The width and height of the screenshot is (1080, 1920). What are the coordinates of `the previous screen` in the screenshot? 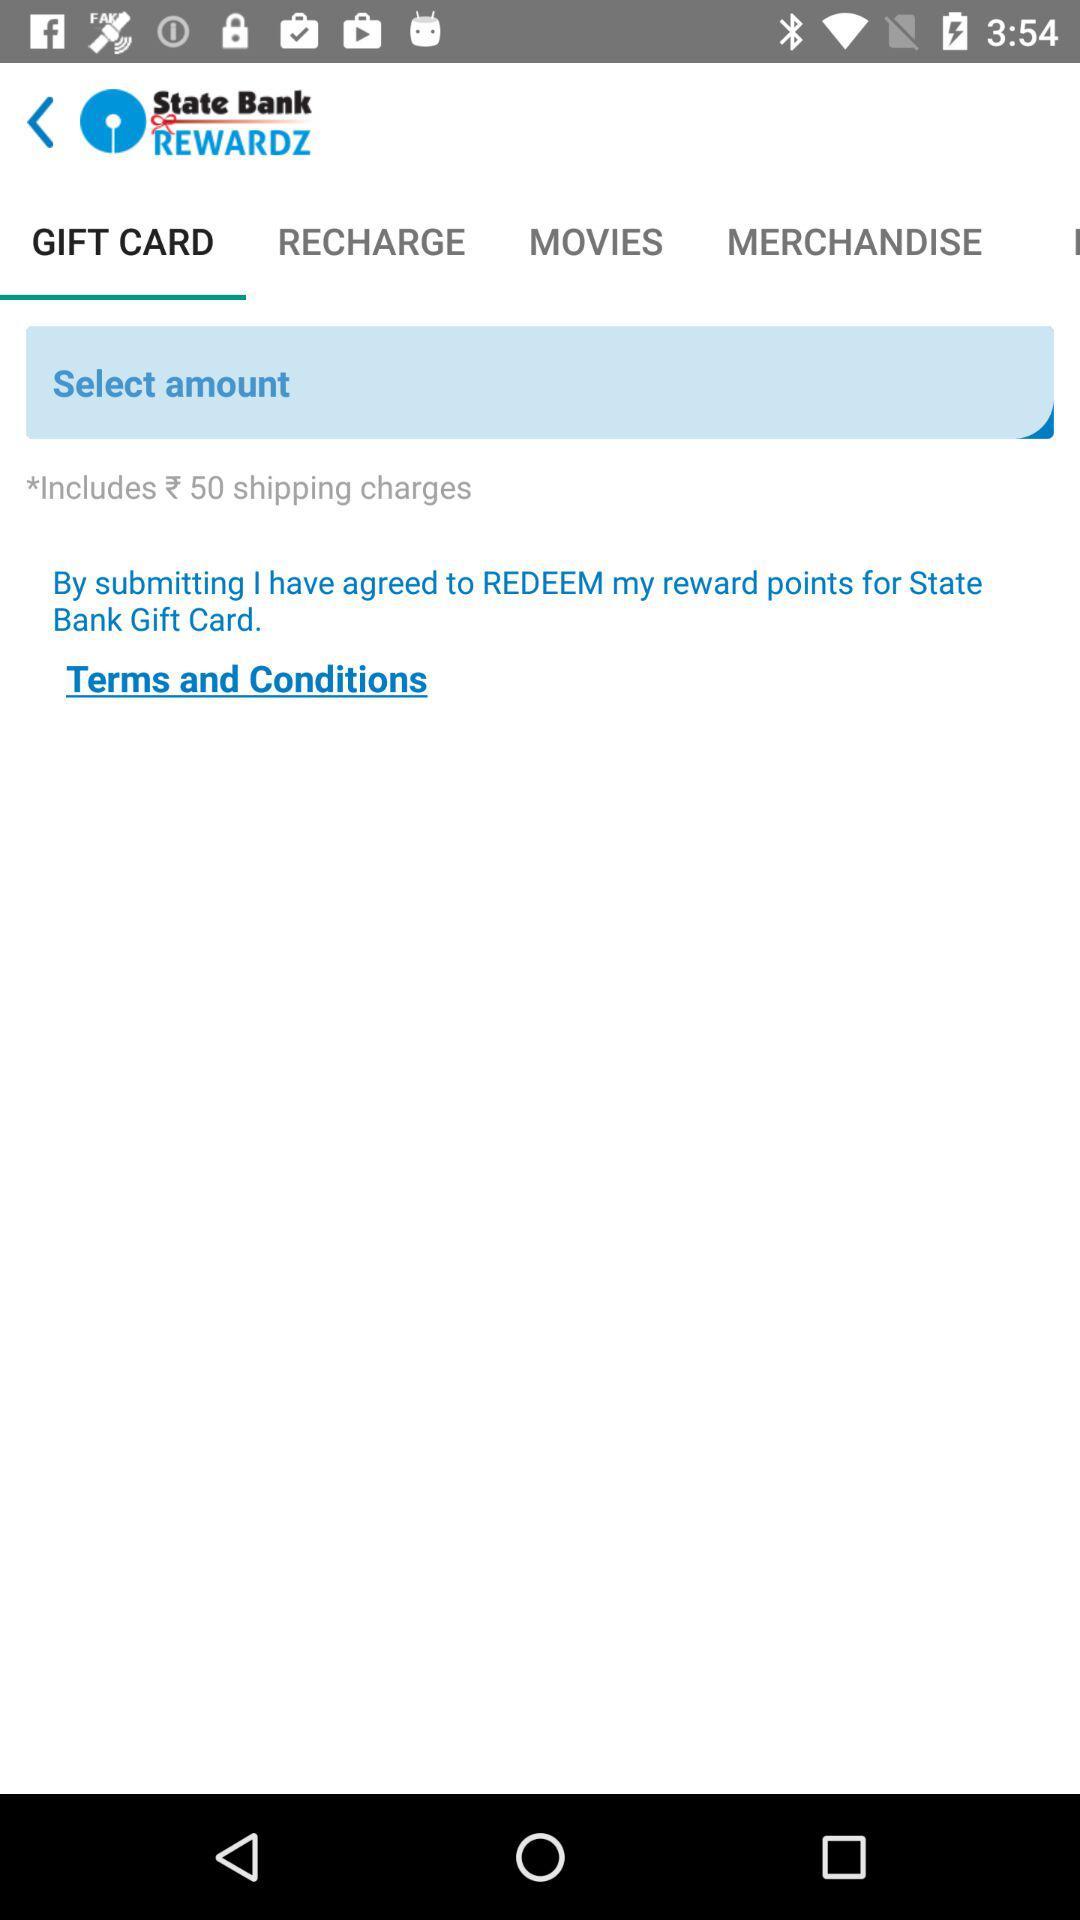 It's located at (40, 121).